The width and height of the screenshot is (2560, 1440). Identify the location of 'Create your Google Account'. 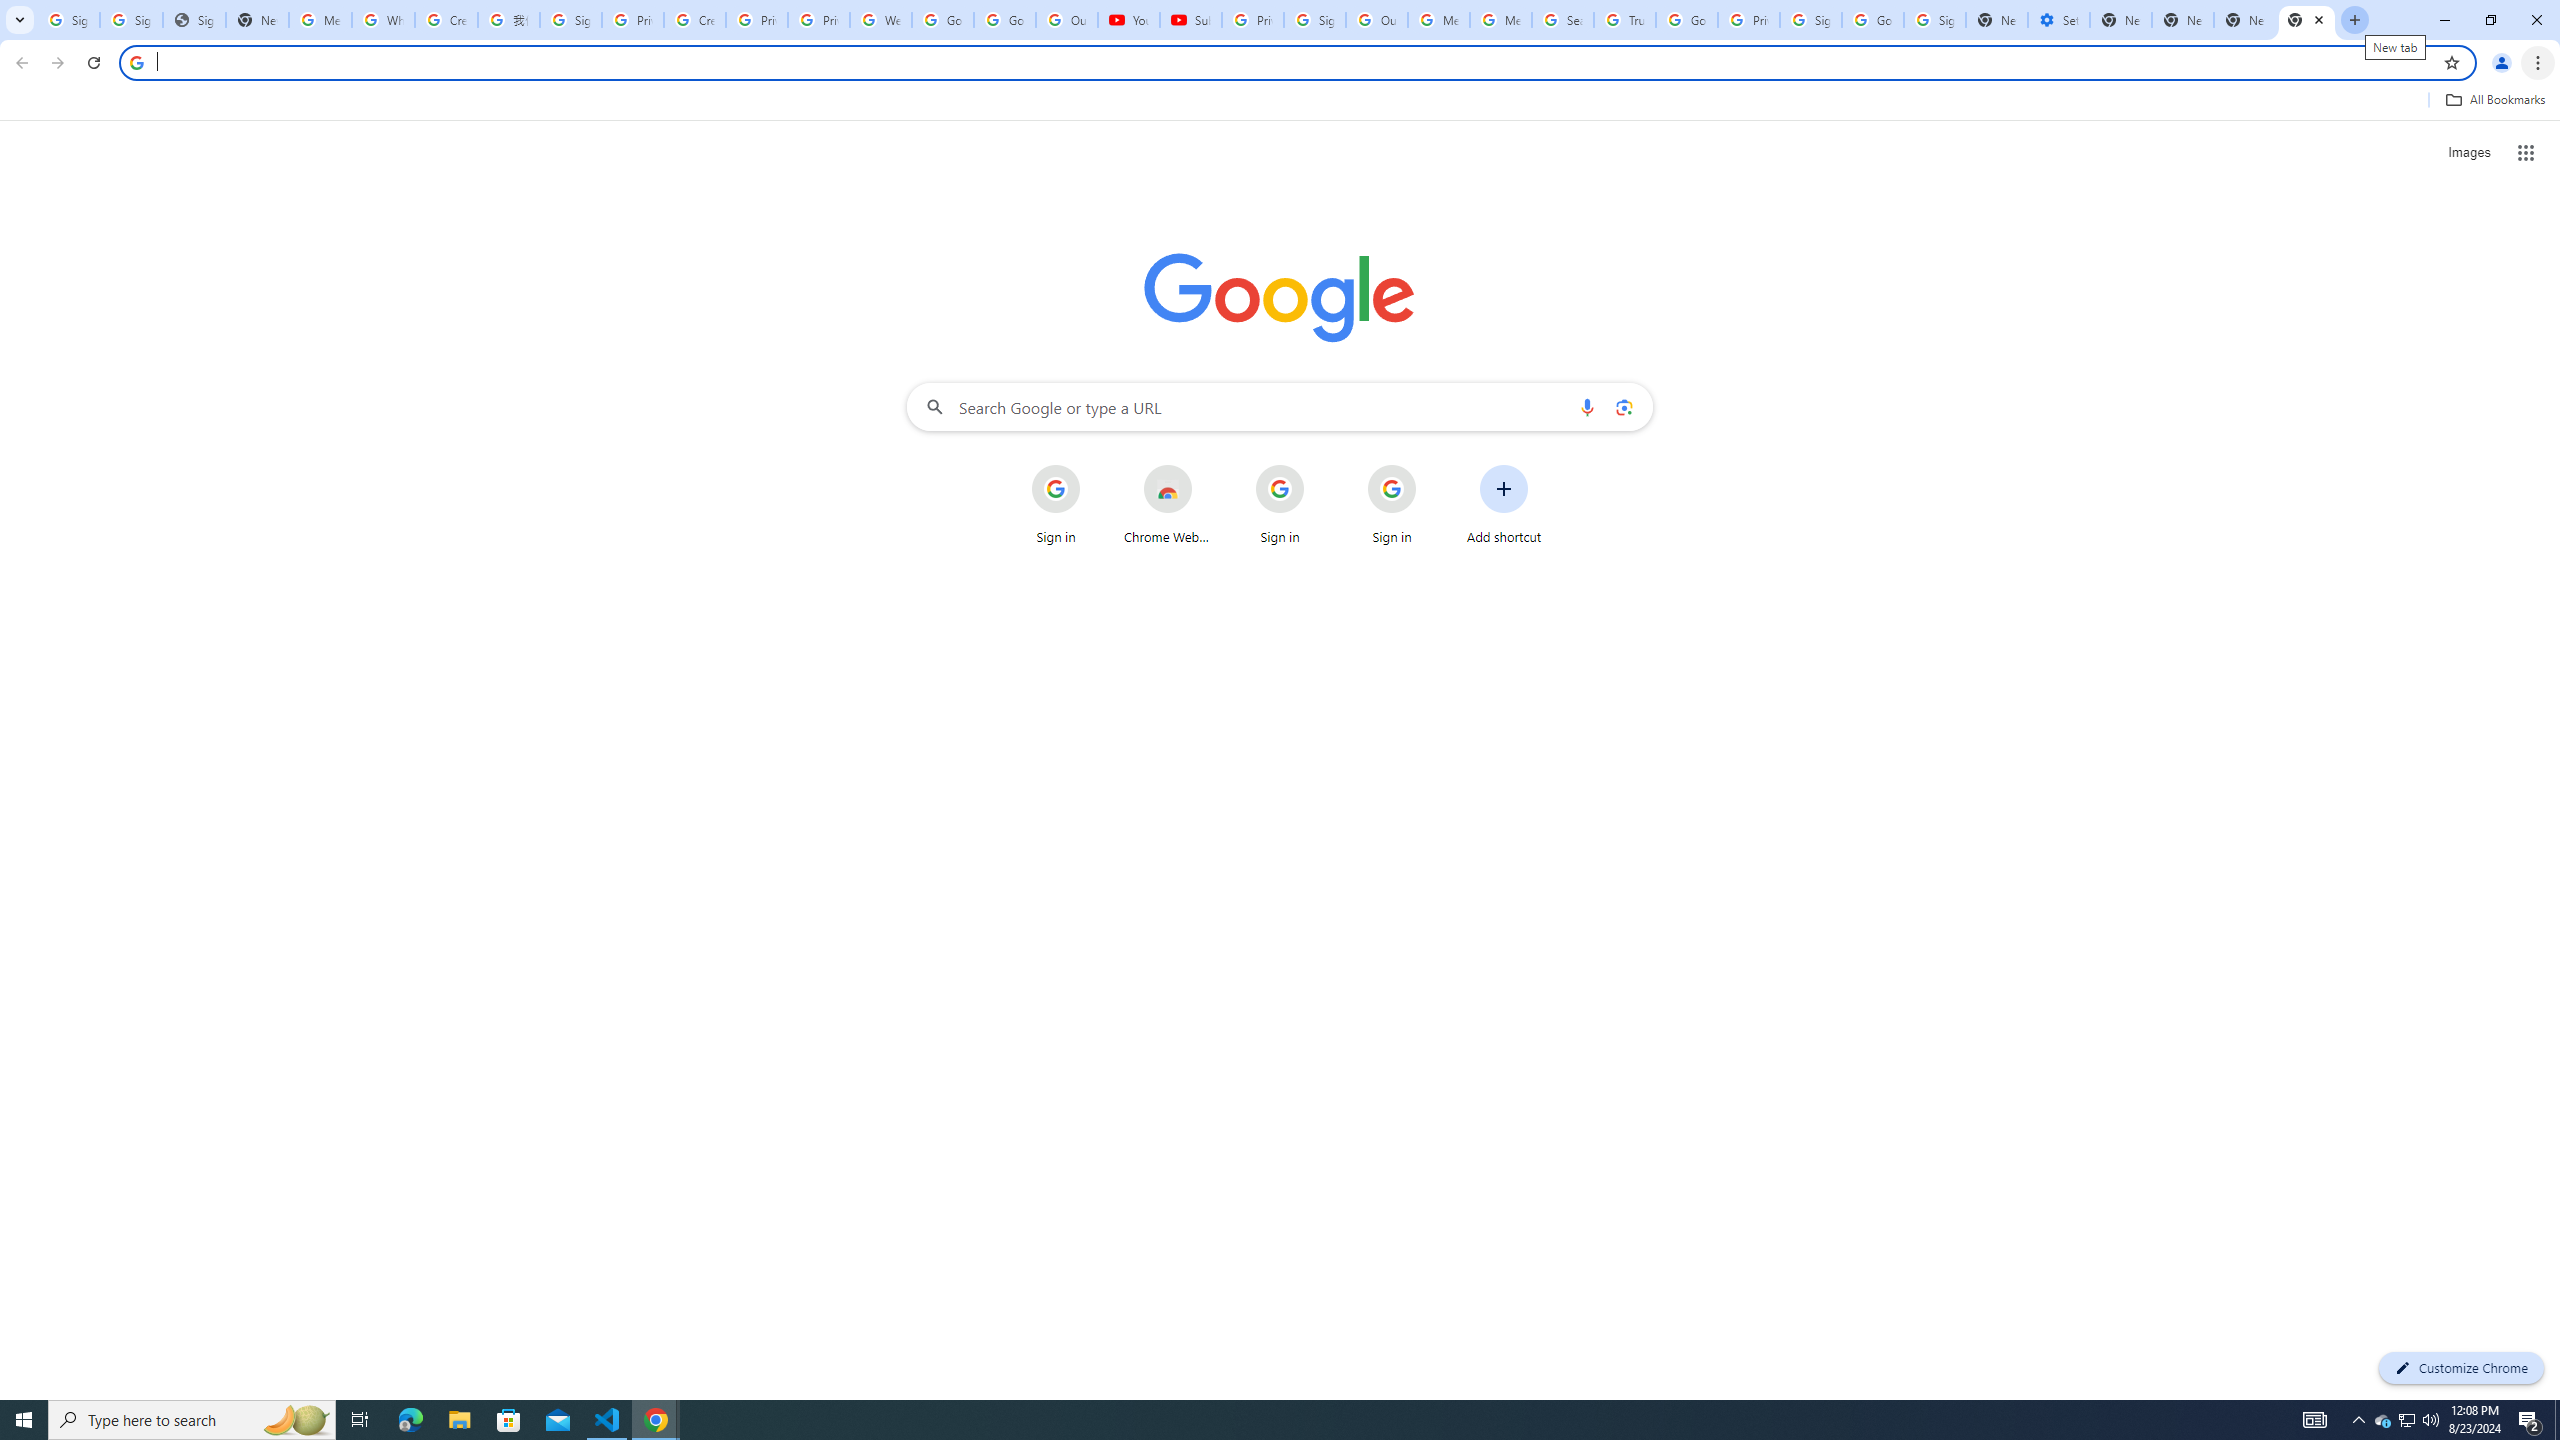
(445, 19).